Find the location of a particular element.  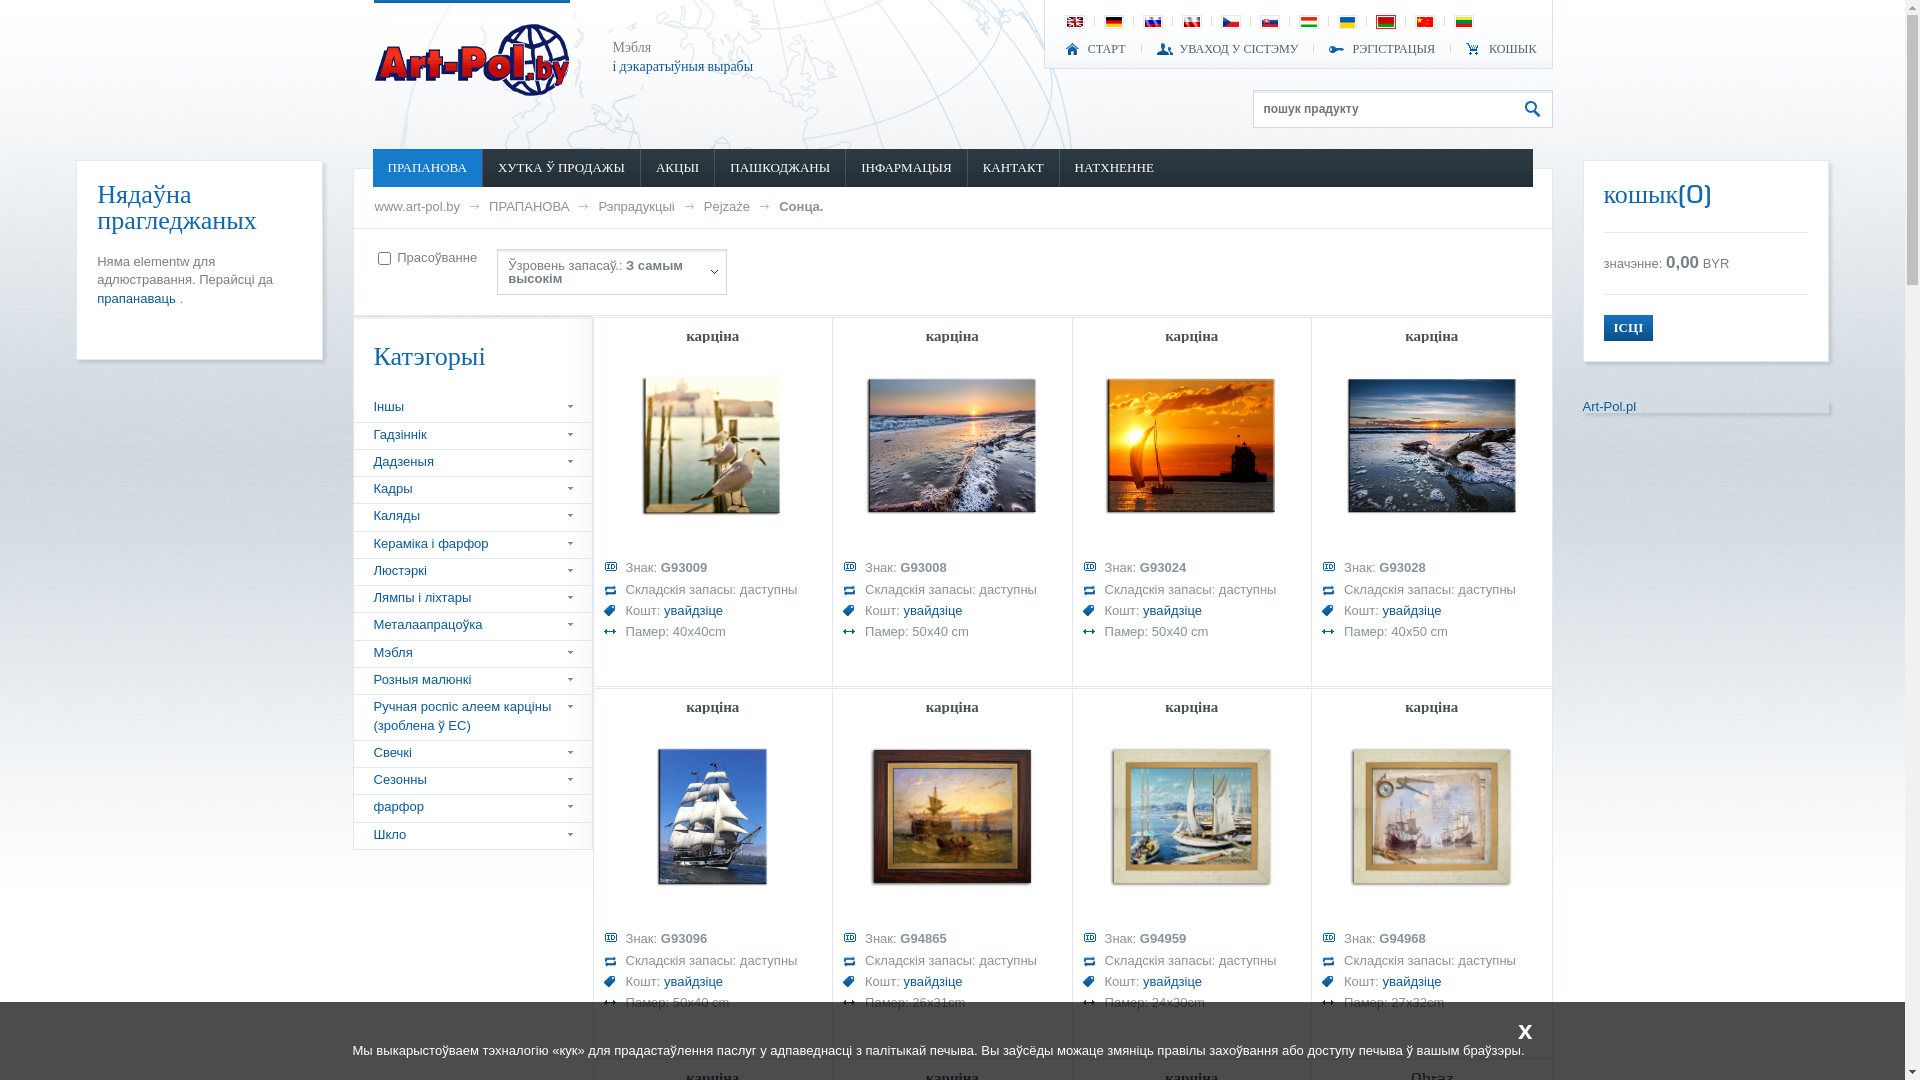

'hu' is located at coordinates (1309, 22).